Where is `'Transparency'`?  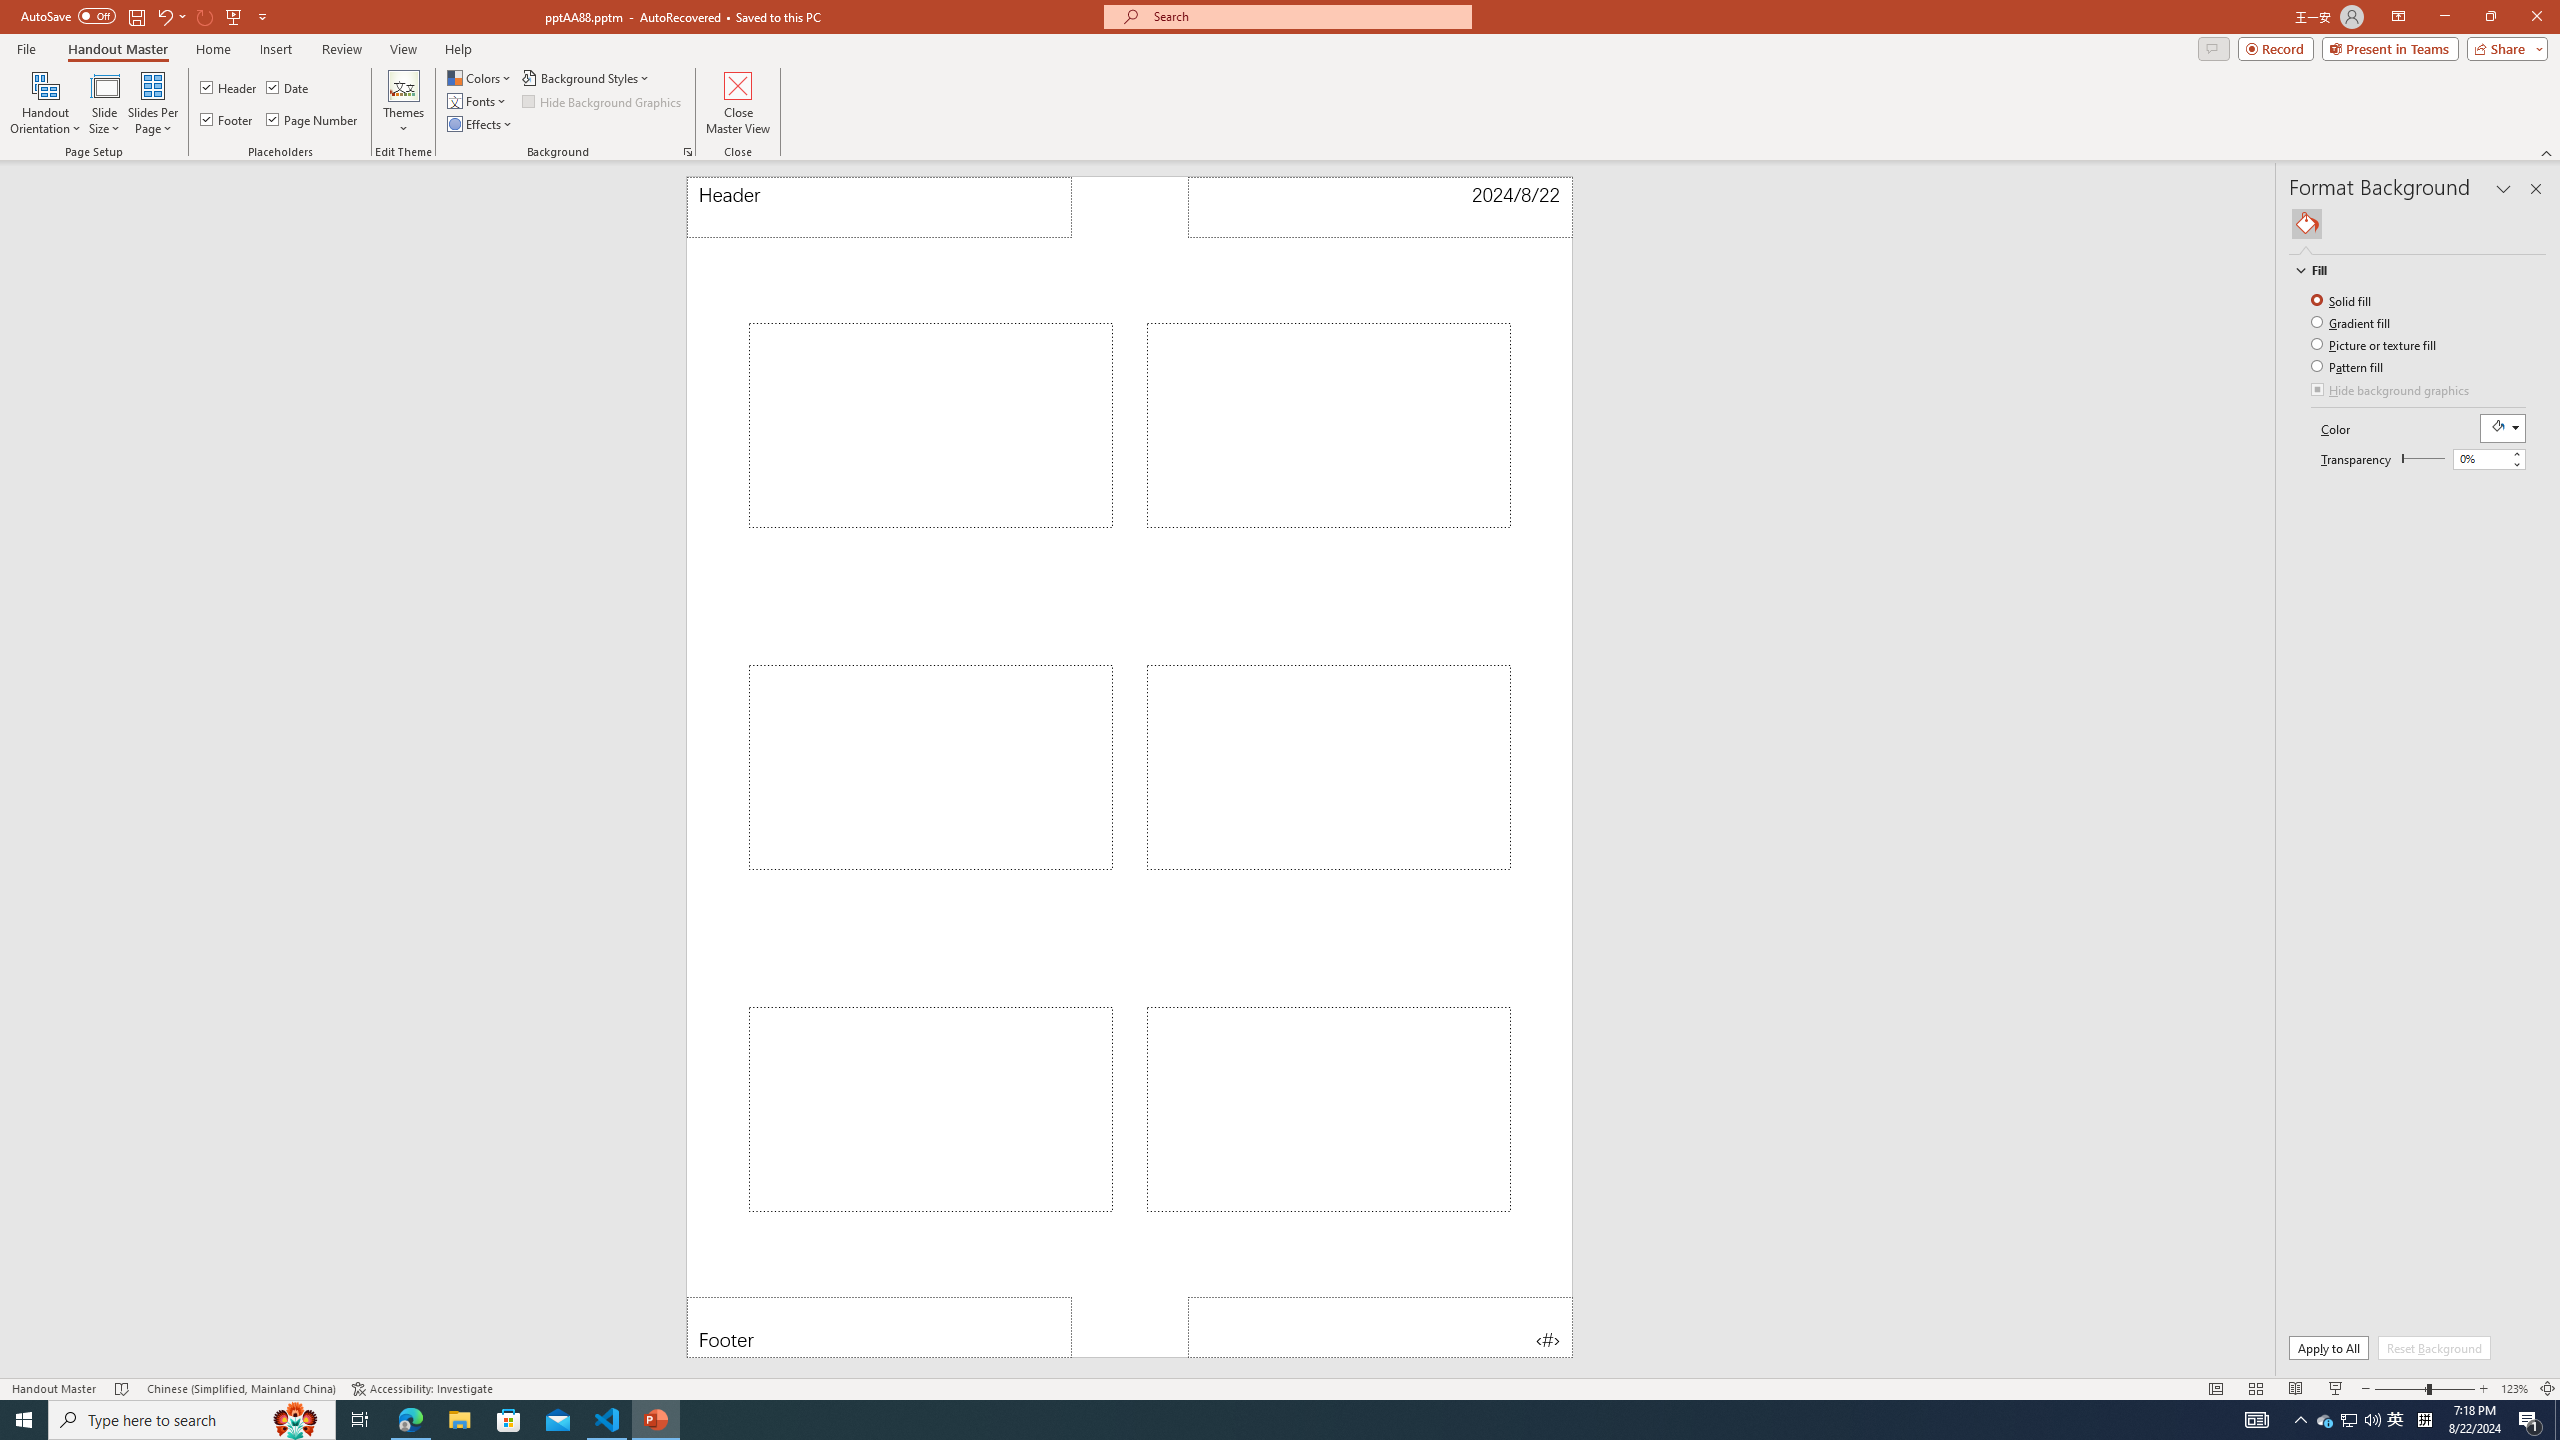
'Transparency' is located at coordinates (2422, 457).